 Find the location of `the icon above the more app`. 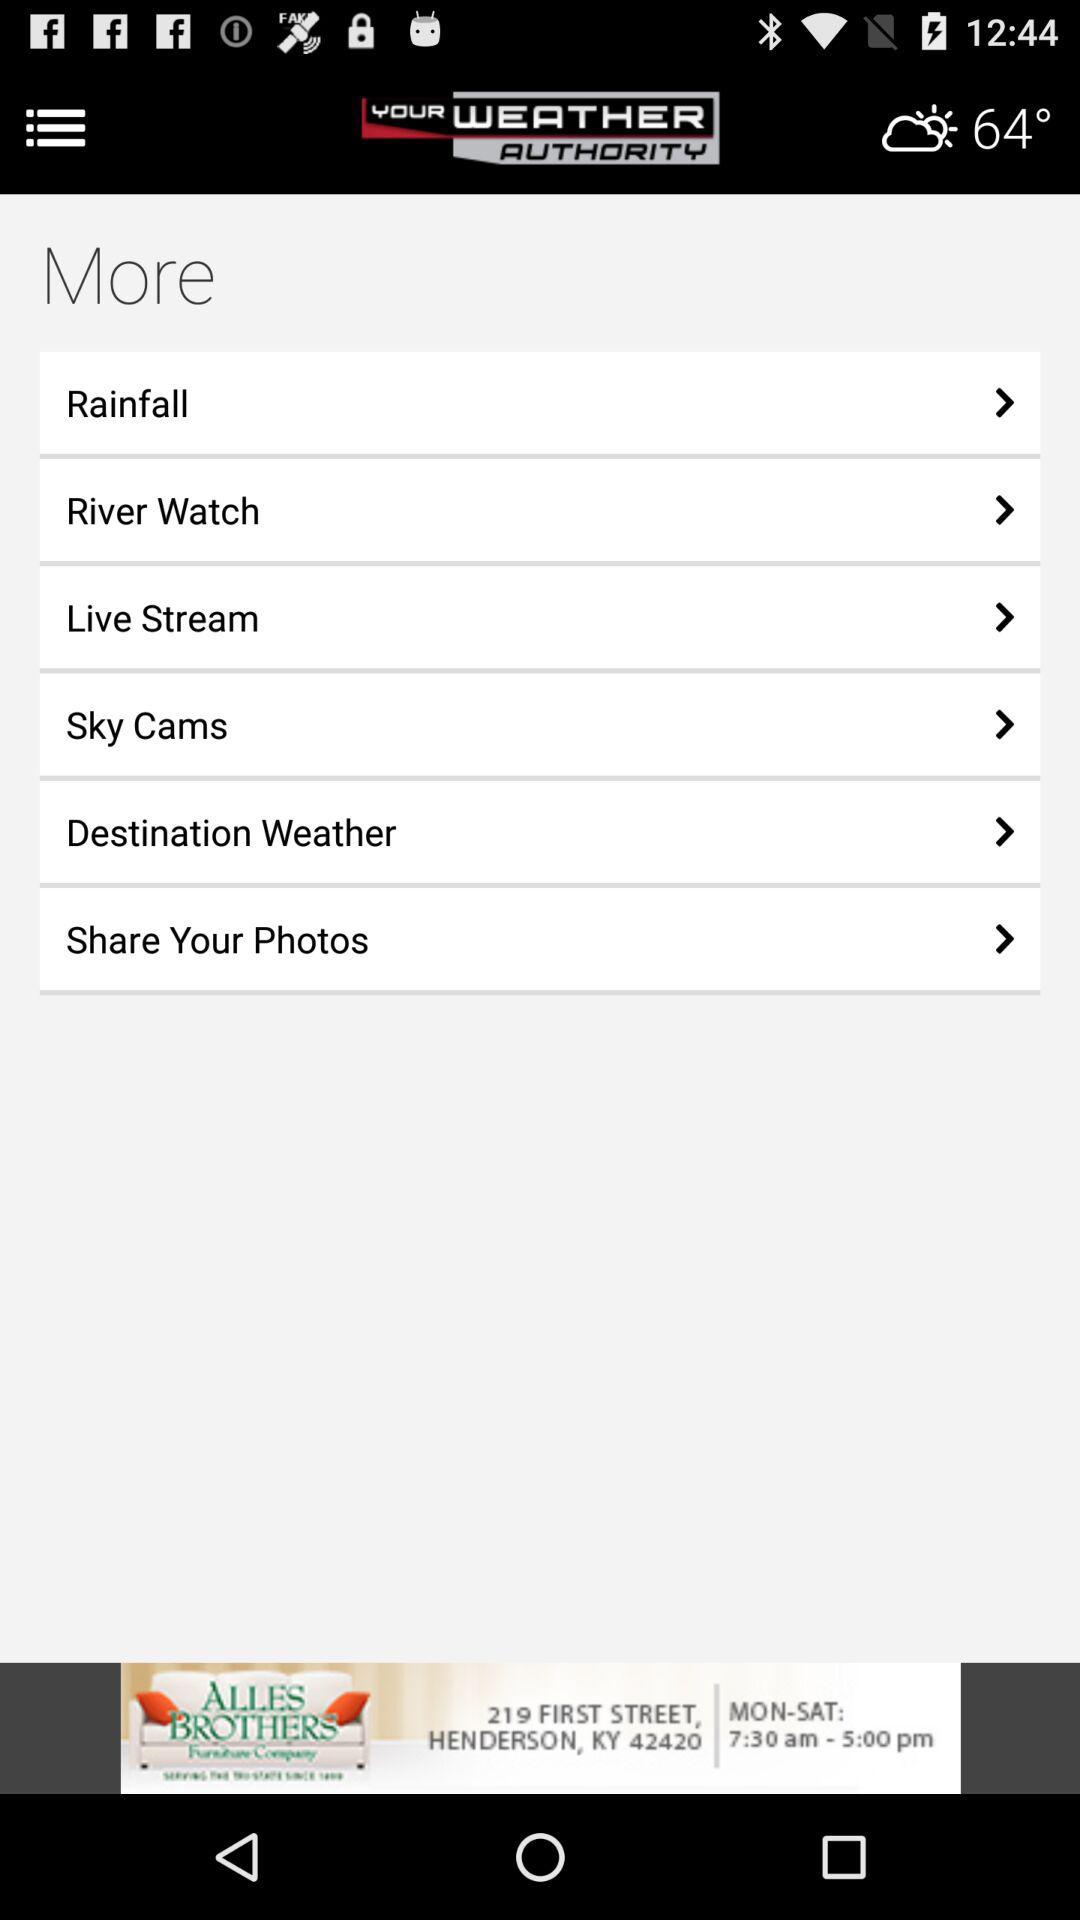

the icon above the more app is located at coordinates (540, 127).